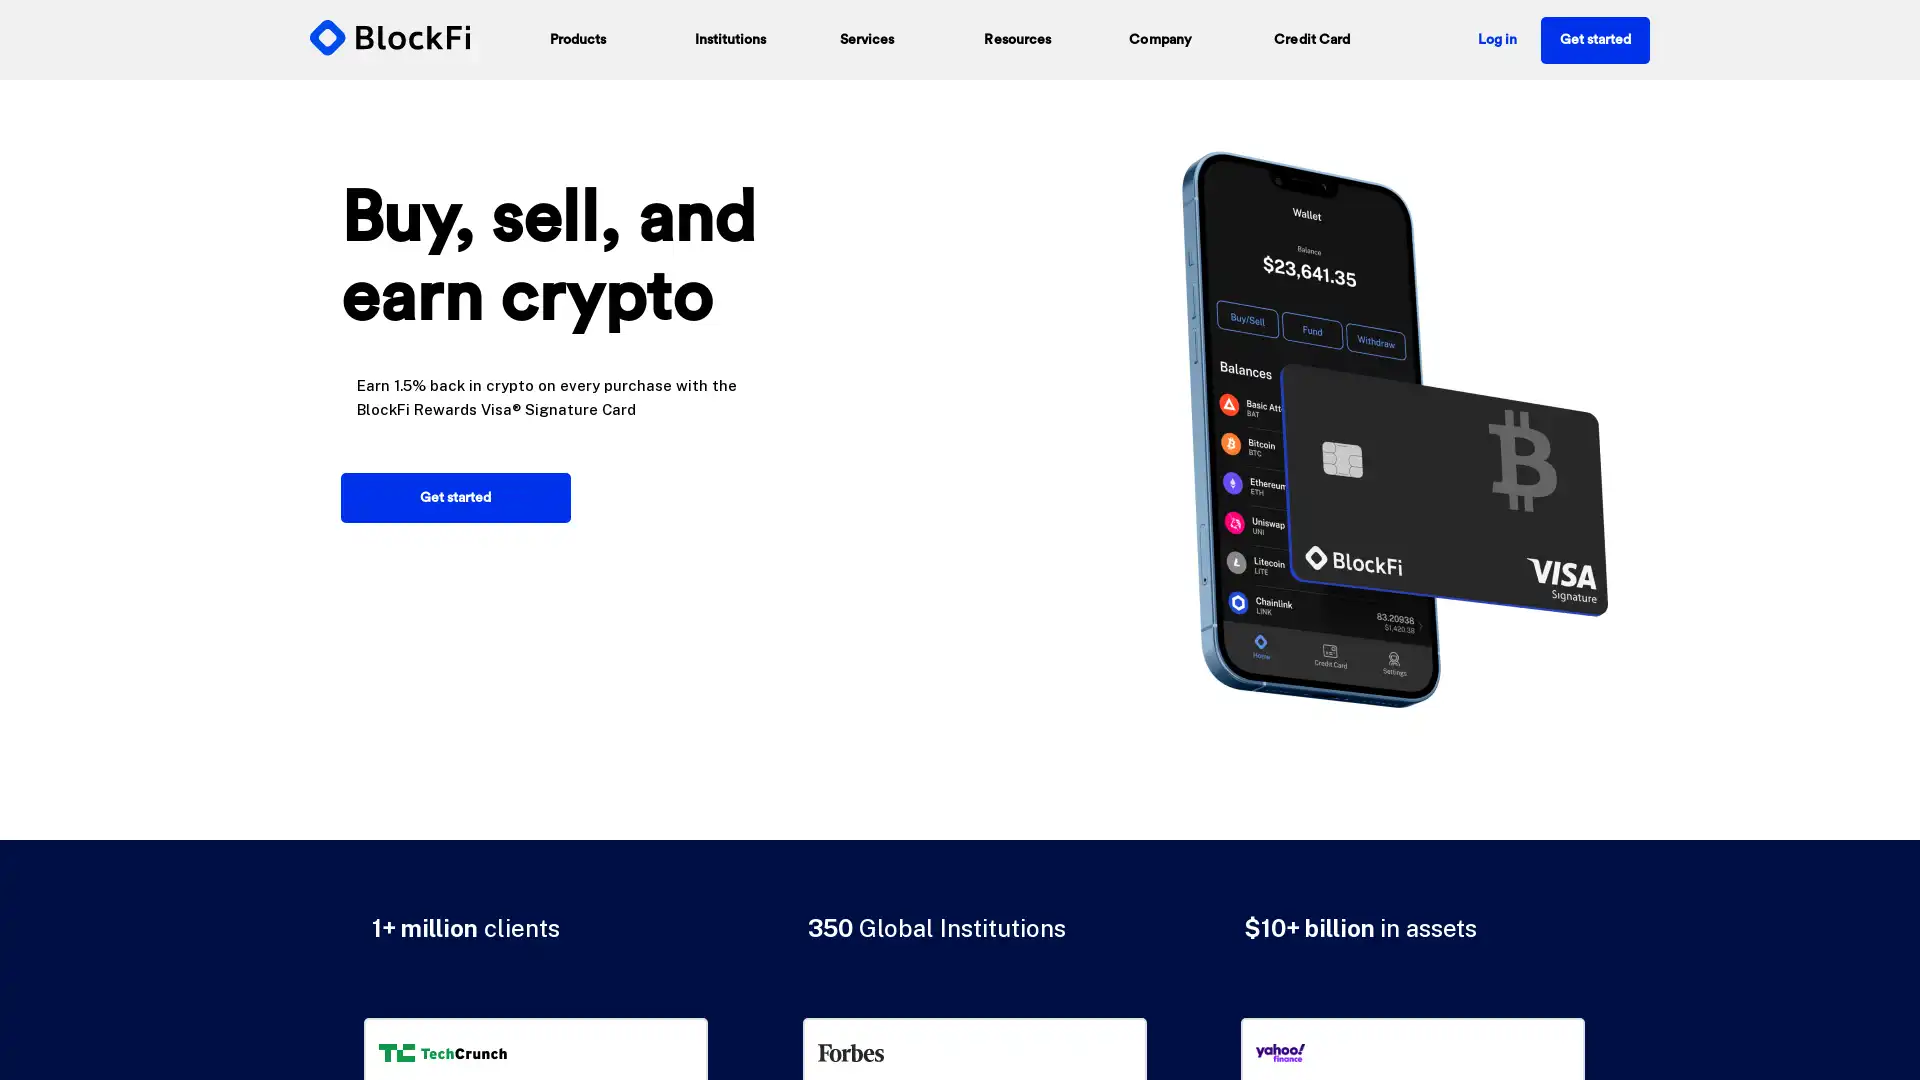  Describe the element at coordinates (1362, 967) in the screenshot. I see `I Understand` at that location.